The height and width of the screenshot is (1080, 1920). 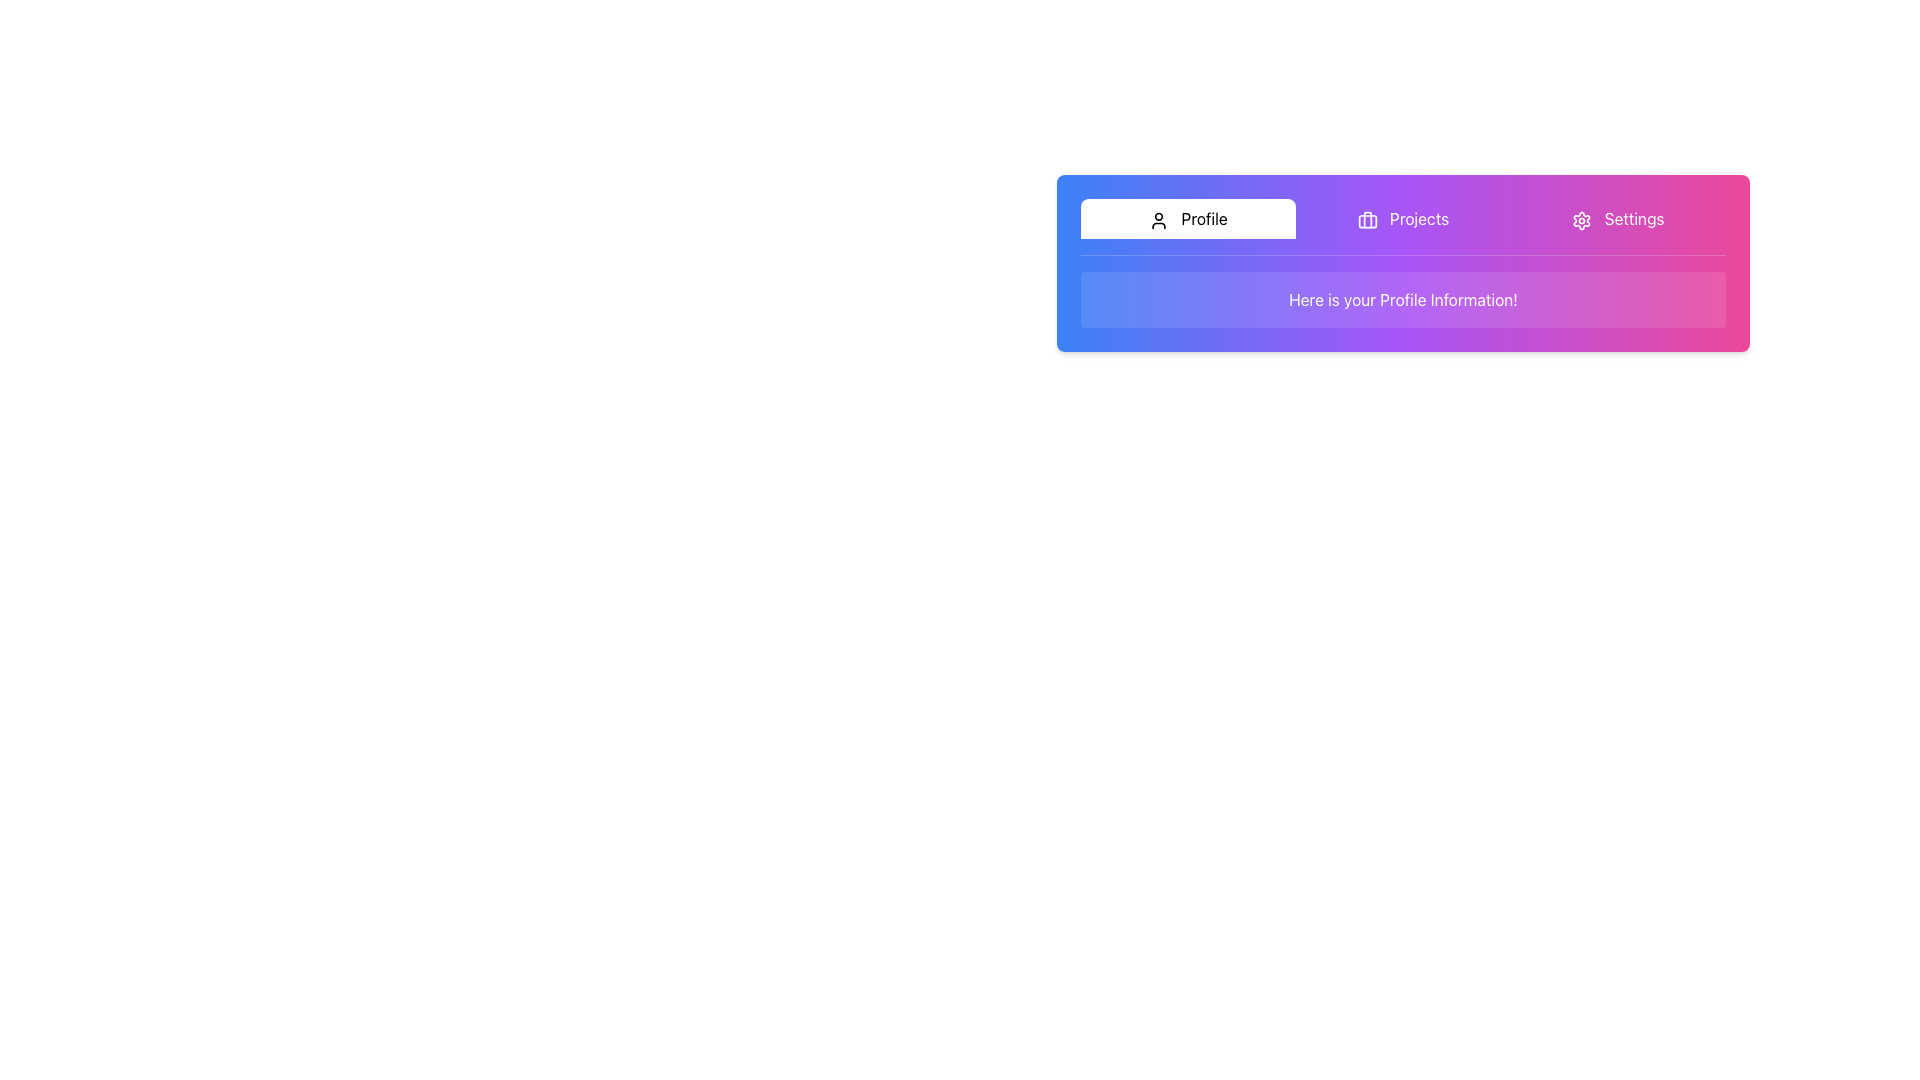 I want to click on the 'Settings' Tab Button located in the horizontal navigation bar to trigger the hover effect, so click(x=1618, y=219).